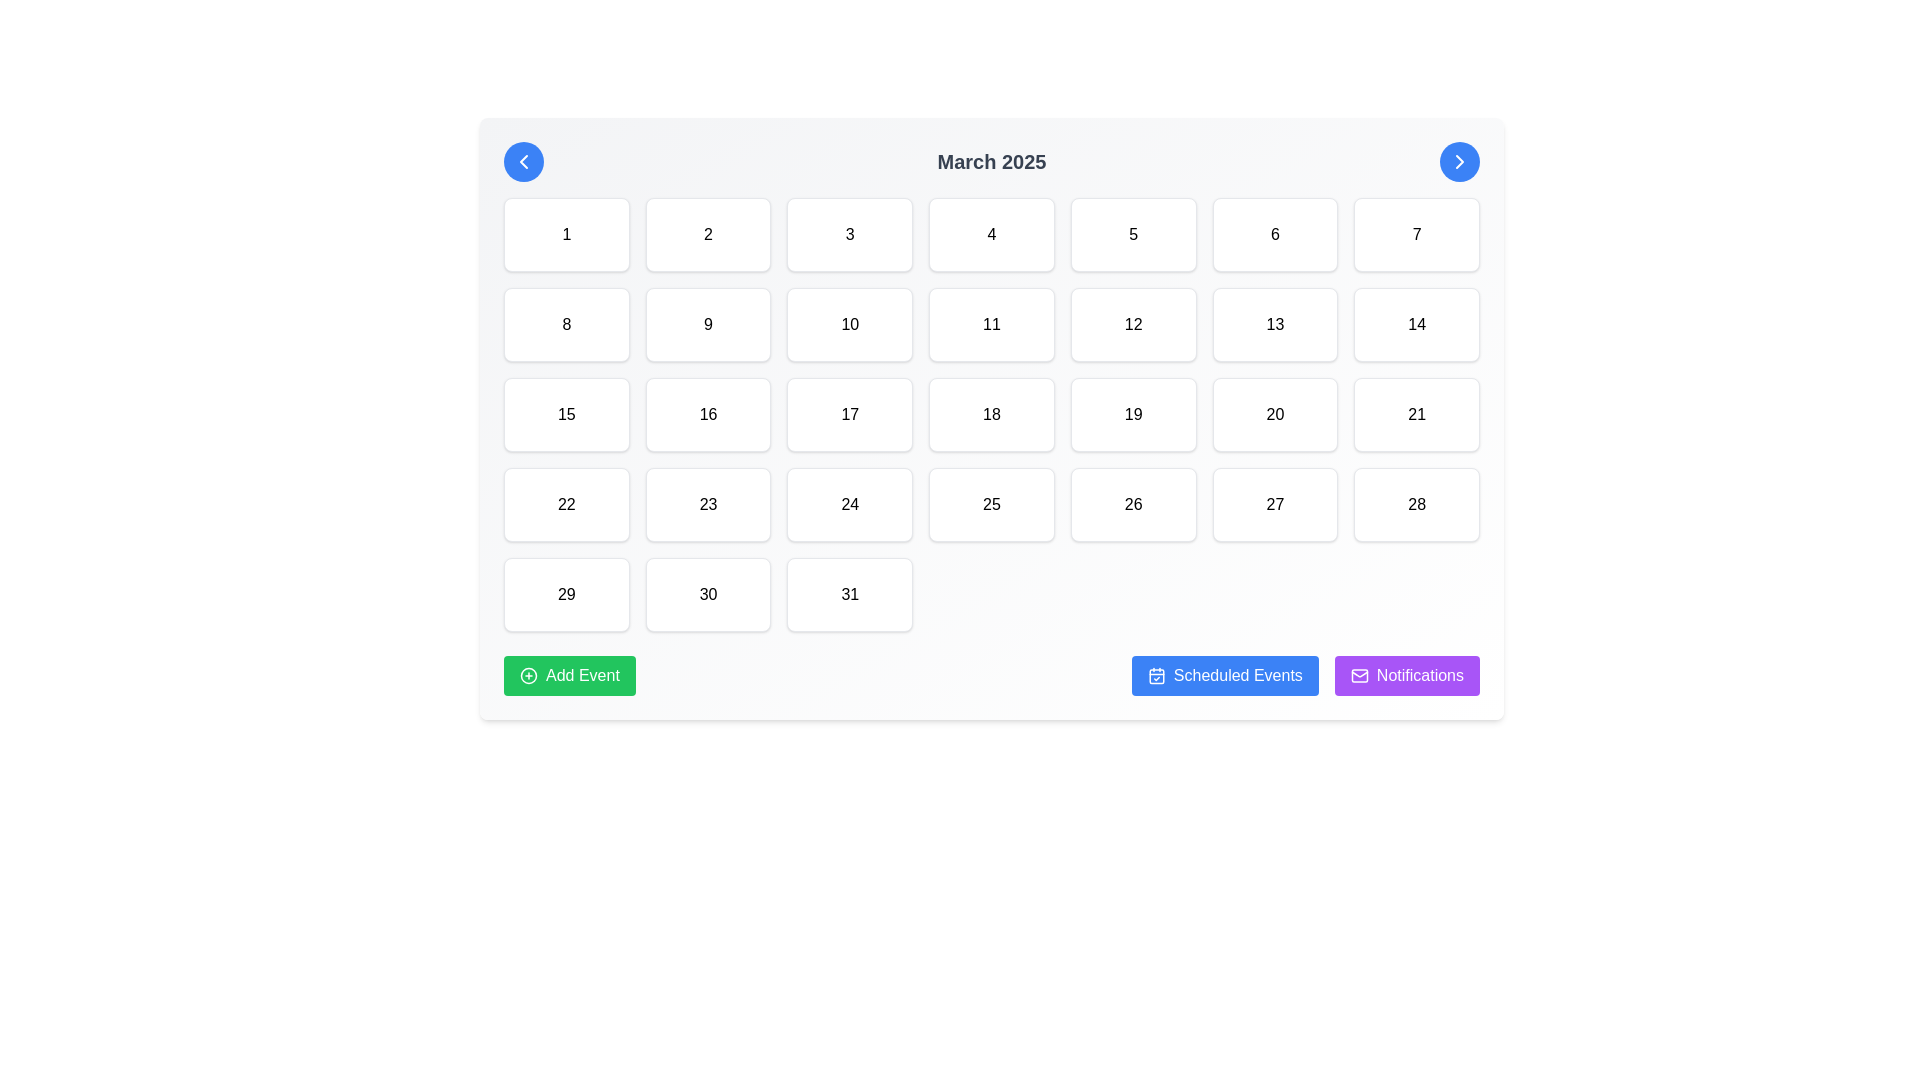  Describe the element at coordinates (565, 593) in the screenshot. I see `the text label indicating the 29th day in the last row of the March 2025 calendar layout, located in the second position from the left` at that location.